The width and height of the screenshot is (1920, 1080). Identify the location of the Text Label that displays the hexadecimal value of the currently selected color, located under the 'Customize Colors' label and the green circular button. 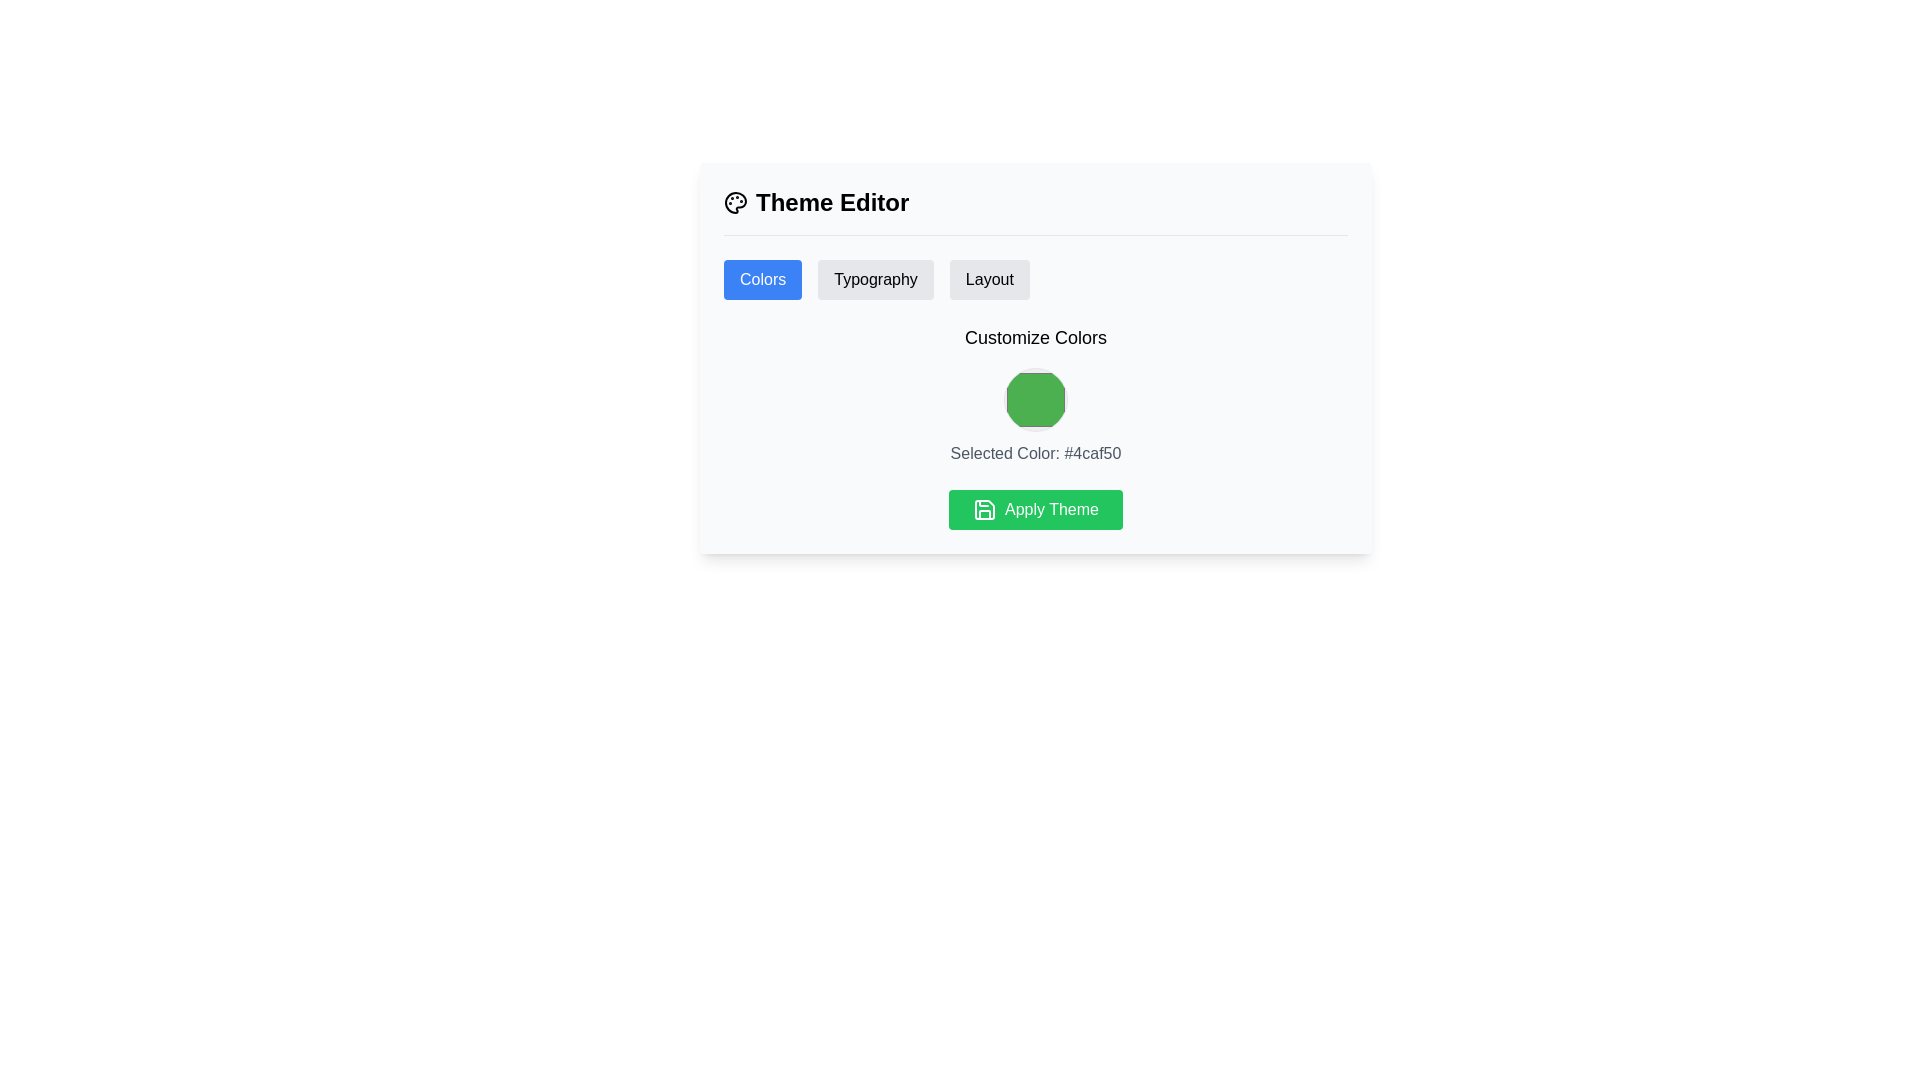
(1036, 454).